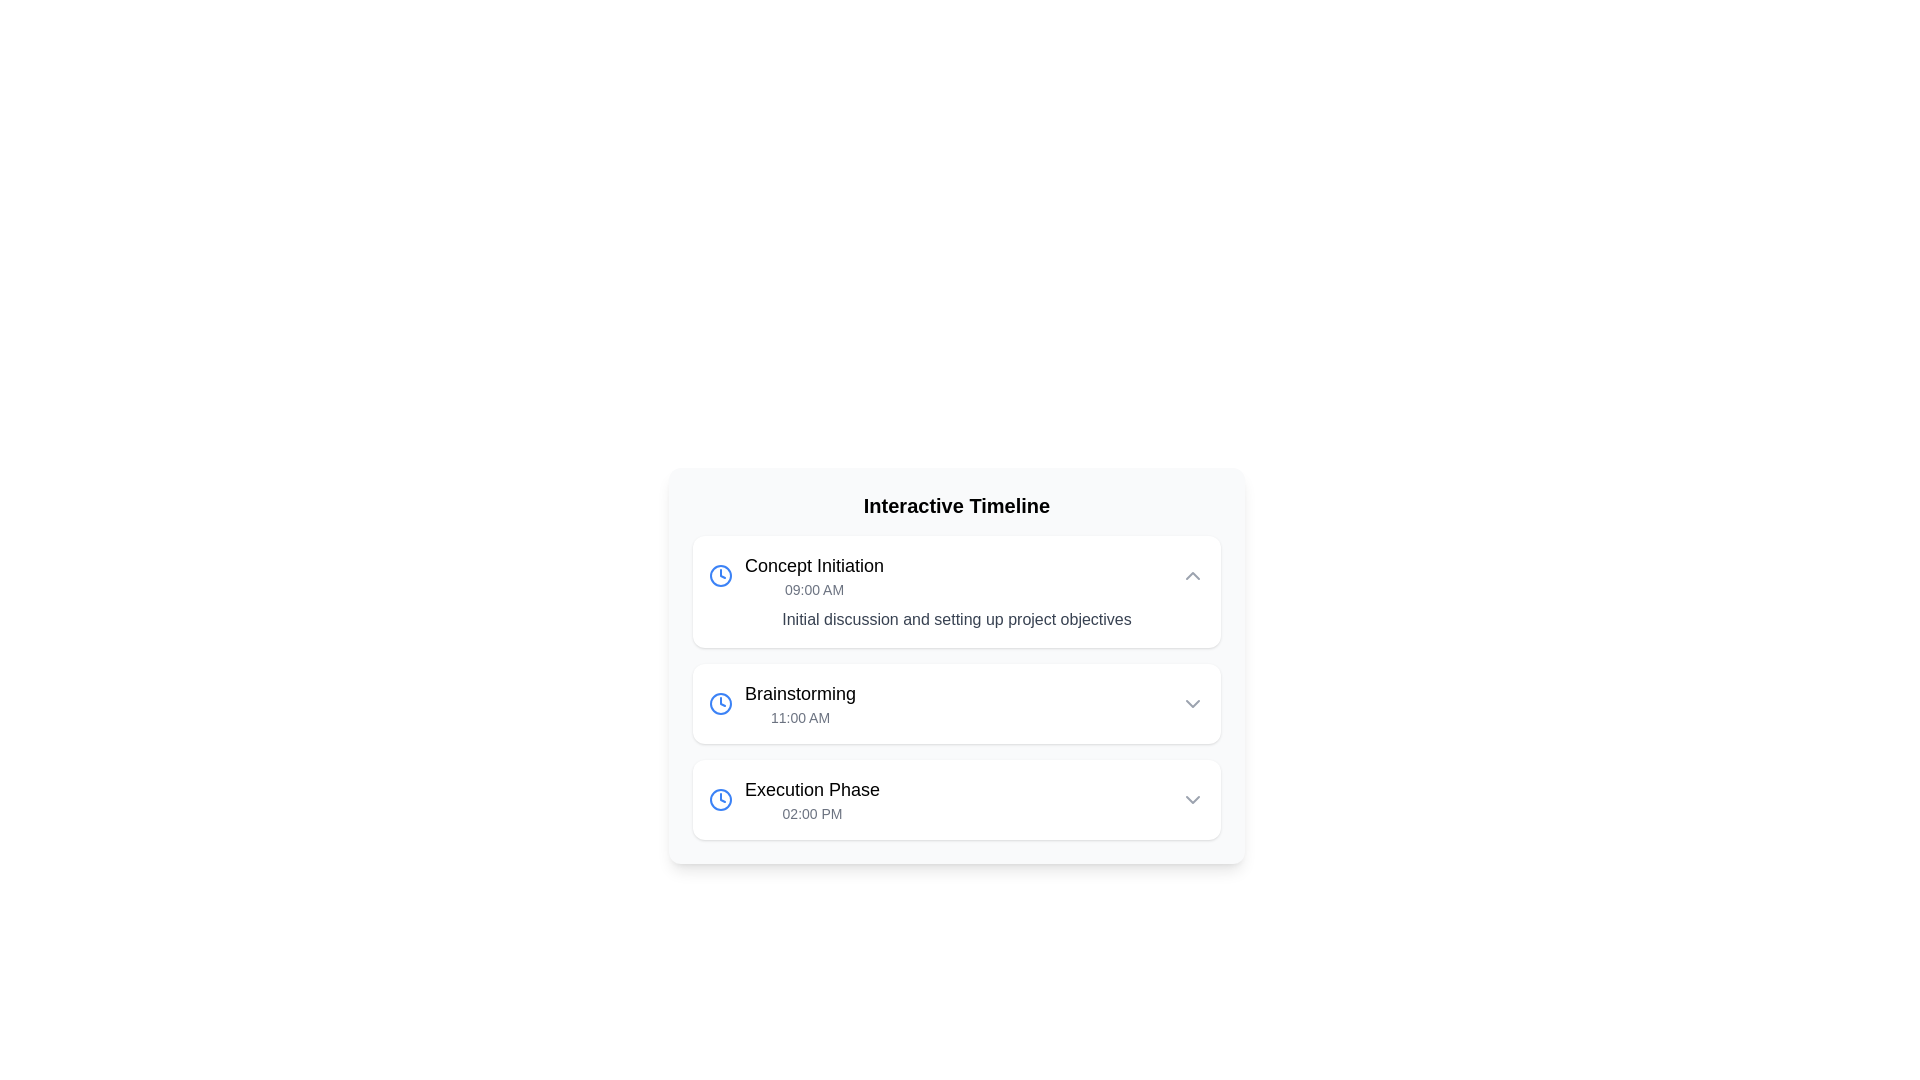 This screenshot has height=1080, width=1920. Describe the element at coordinates (812, 813) in the screenshot. I see `the Text label that displays the scheduled time for the 'Execution Phase', which is located below the heading 'Execution Phase' in the third entry of the timeline` at that location.